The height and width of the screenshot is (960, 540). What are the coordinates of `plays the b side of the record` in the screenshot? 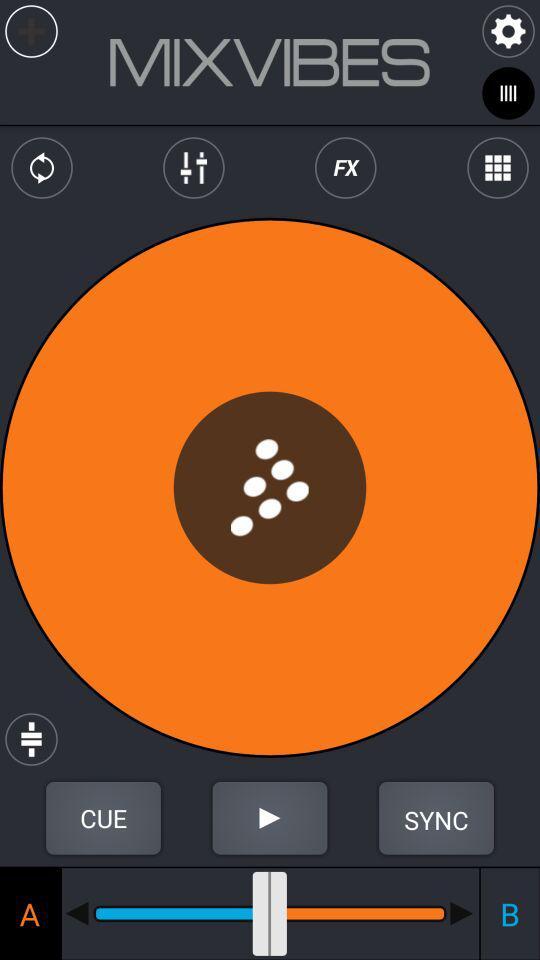 It's located at (462, 913).